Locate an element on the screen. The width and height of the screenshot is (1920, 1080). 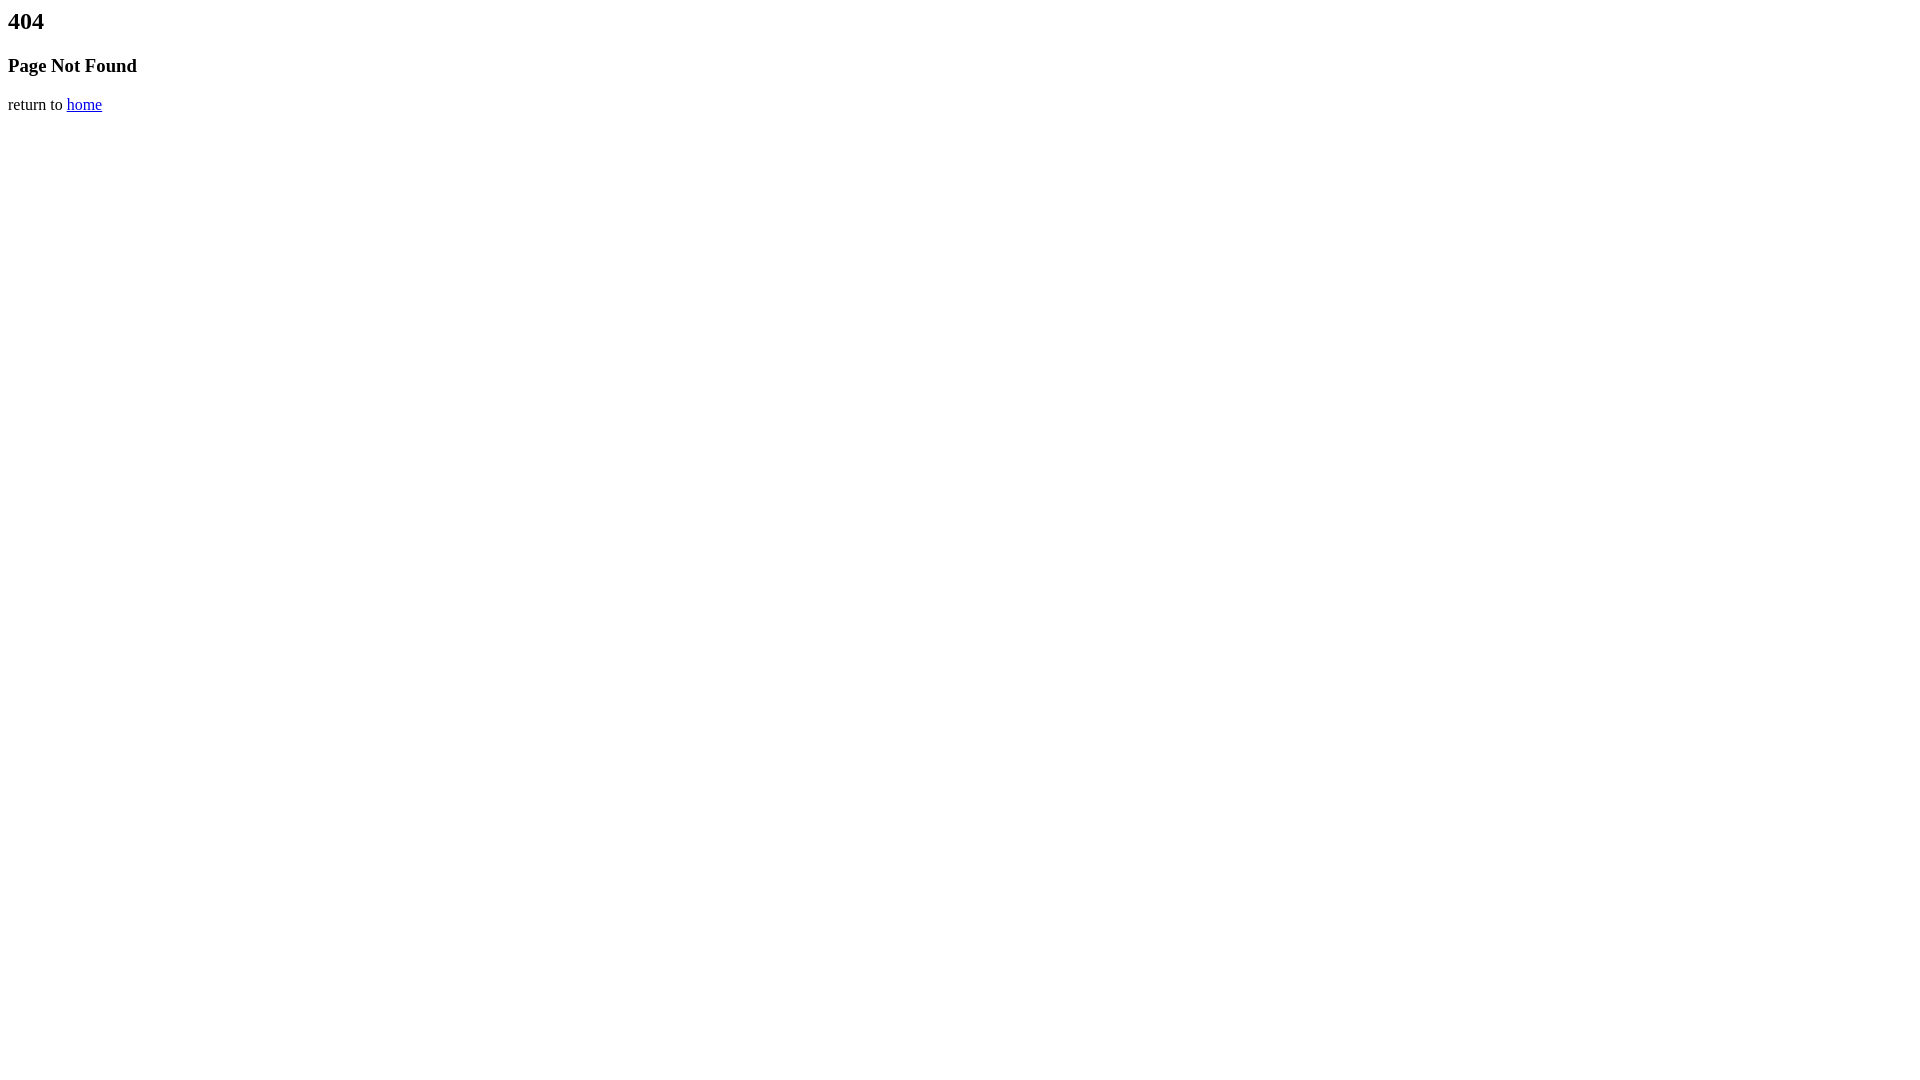
'home' is located at coordinates (84, 104).